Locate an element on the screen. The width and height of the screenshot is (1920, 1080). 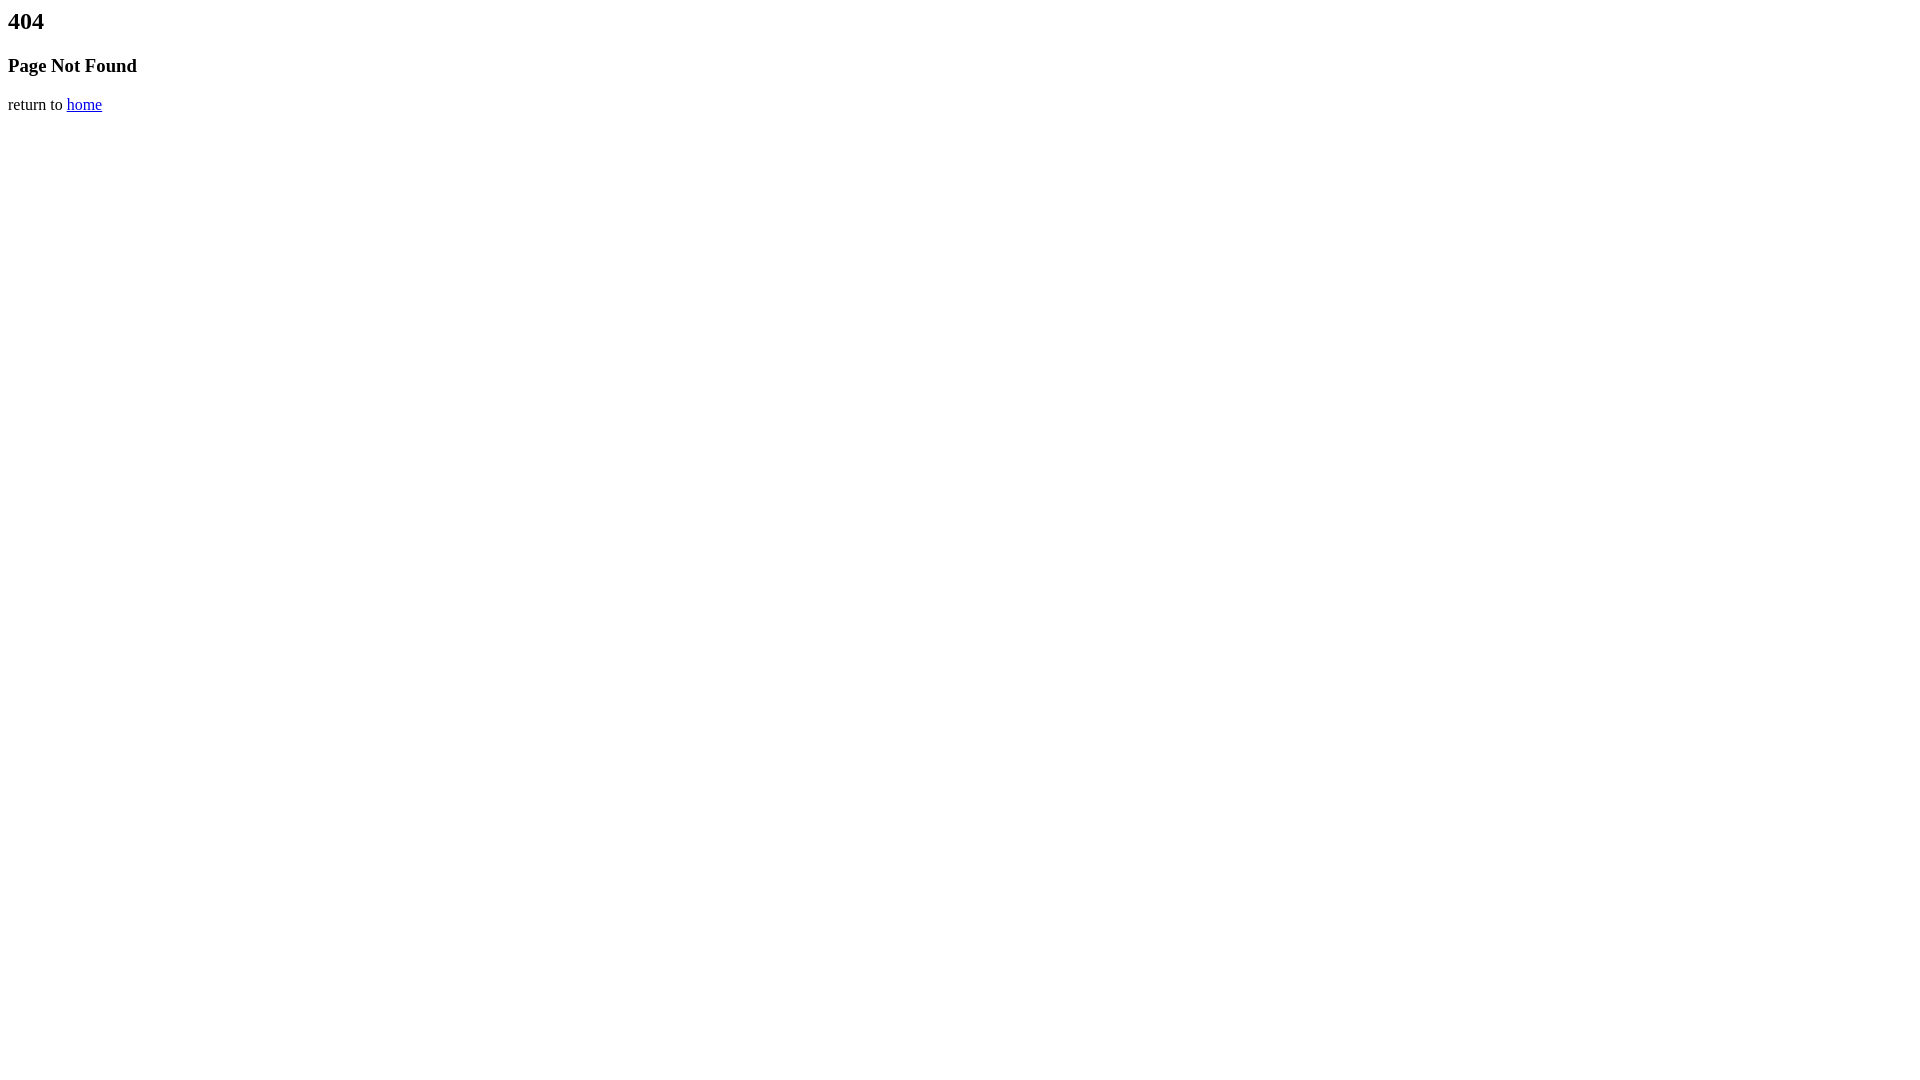
'home' is located at coordinates (84, 104).